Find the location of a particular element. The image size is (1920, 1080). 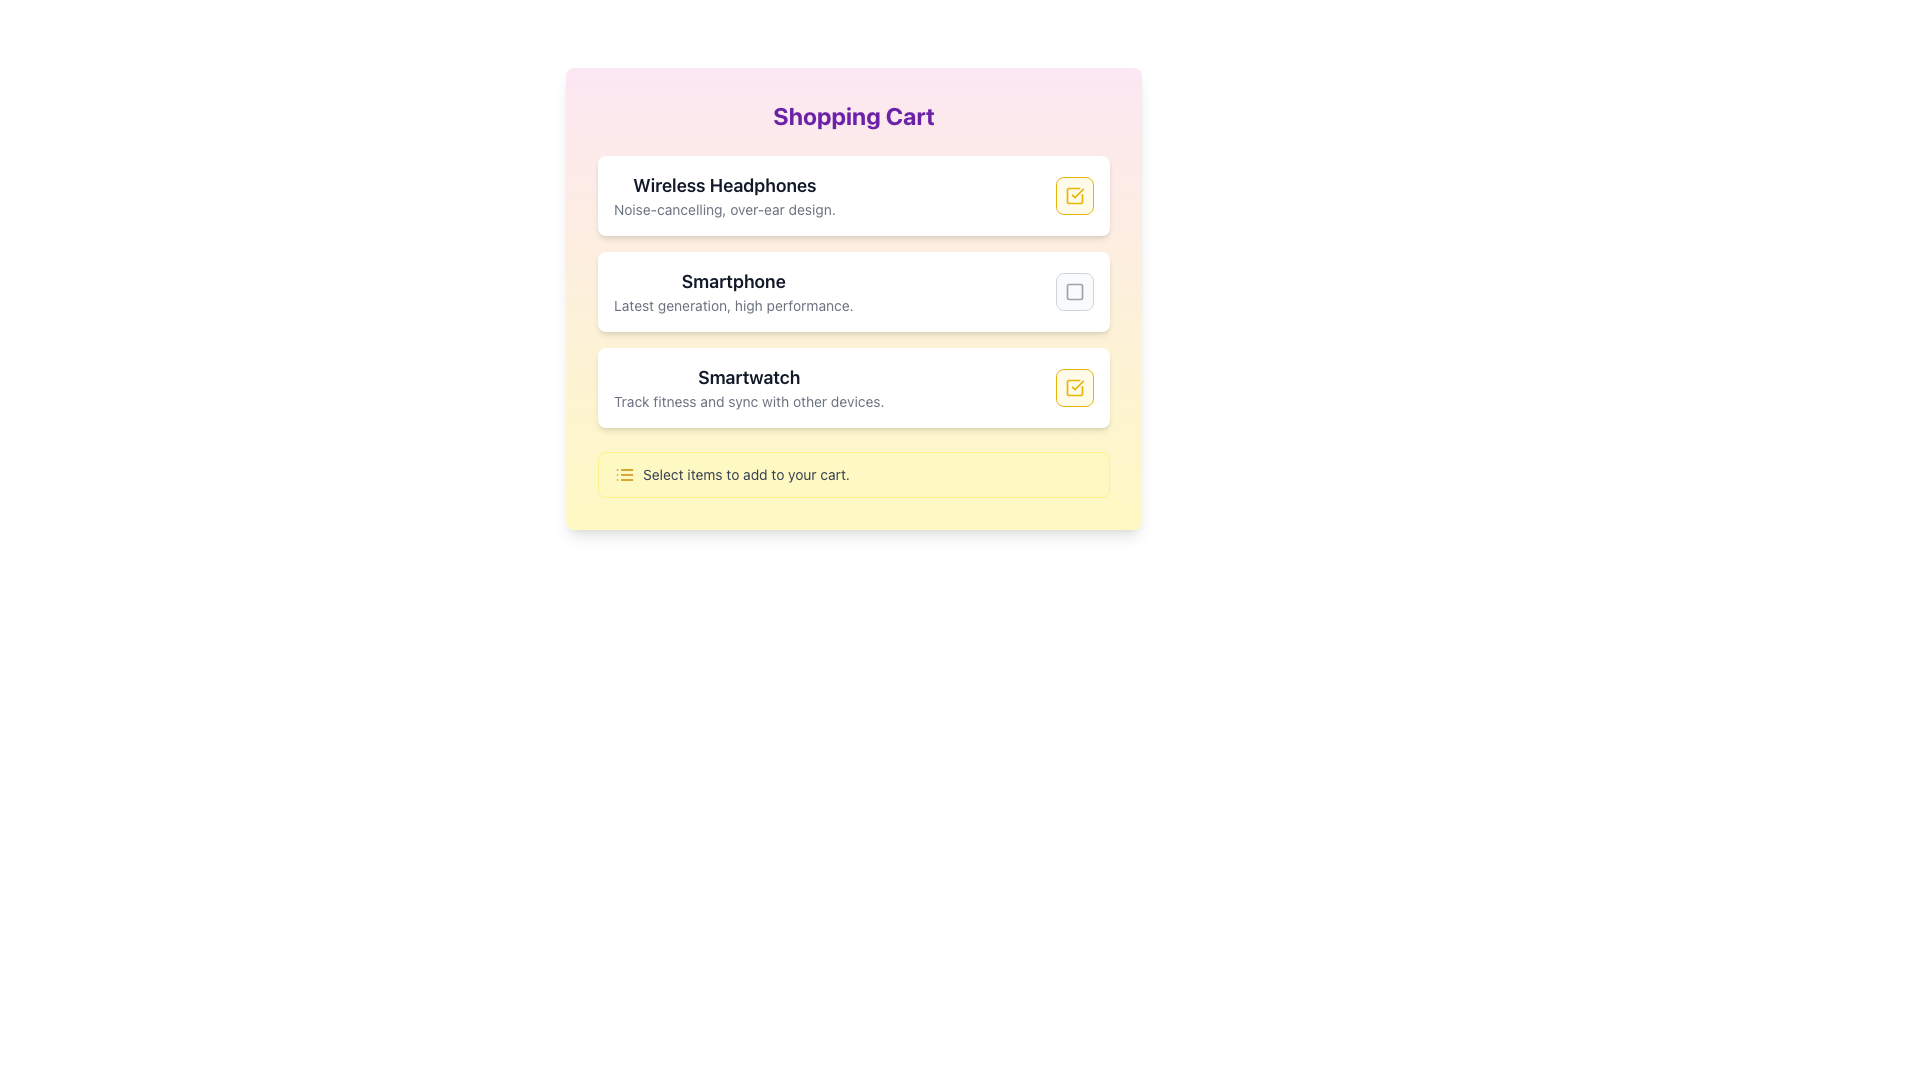

the second icon in the vertical list, which is adjacent to the text 'Smartphone', indicating a feature on or off status is located at coordinates (1074, 292).